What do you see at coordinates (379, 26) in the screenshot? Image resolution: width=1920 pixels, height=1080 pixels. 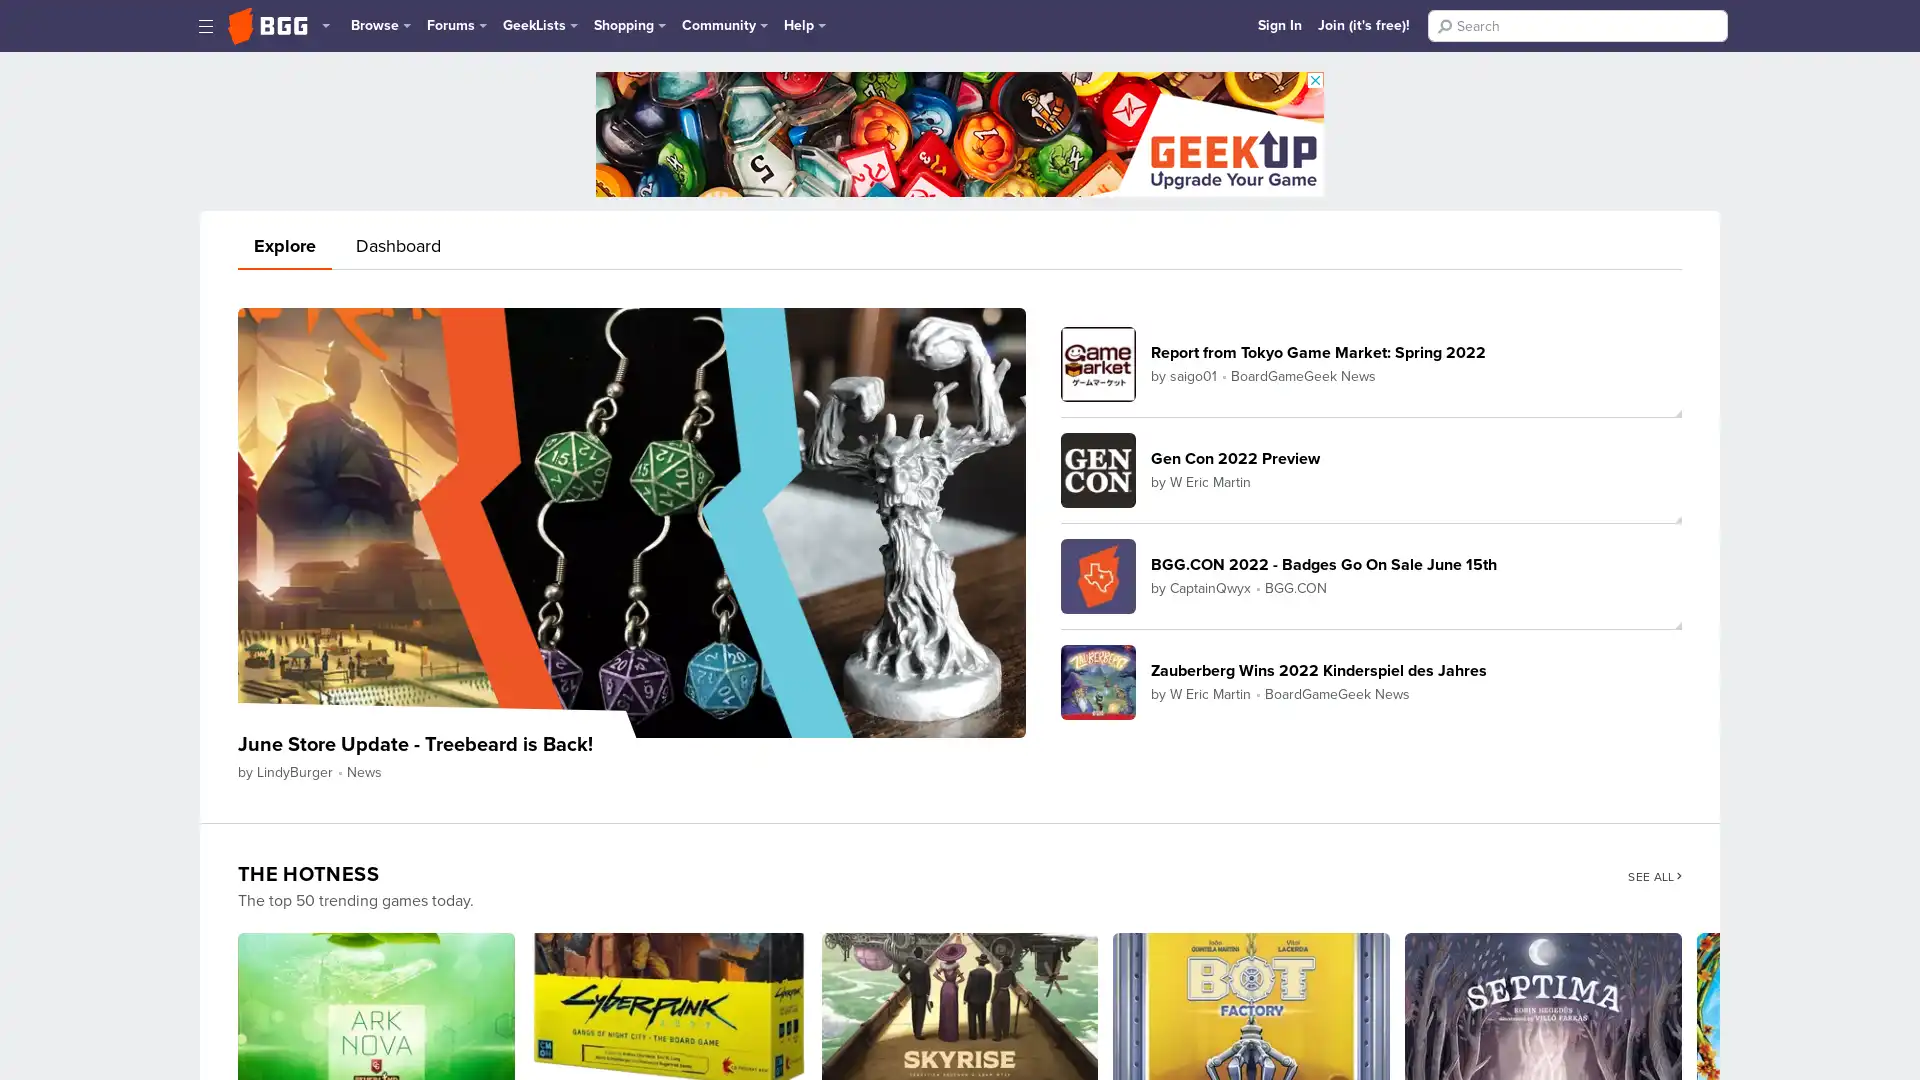 I see `Browse` at bounding box center [379, 26].